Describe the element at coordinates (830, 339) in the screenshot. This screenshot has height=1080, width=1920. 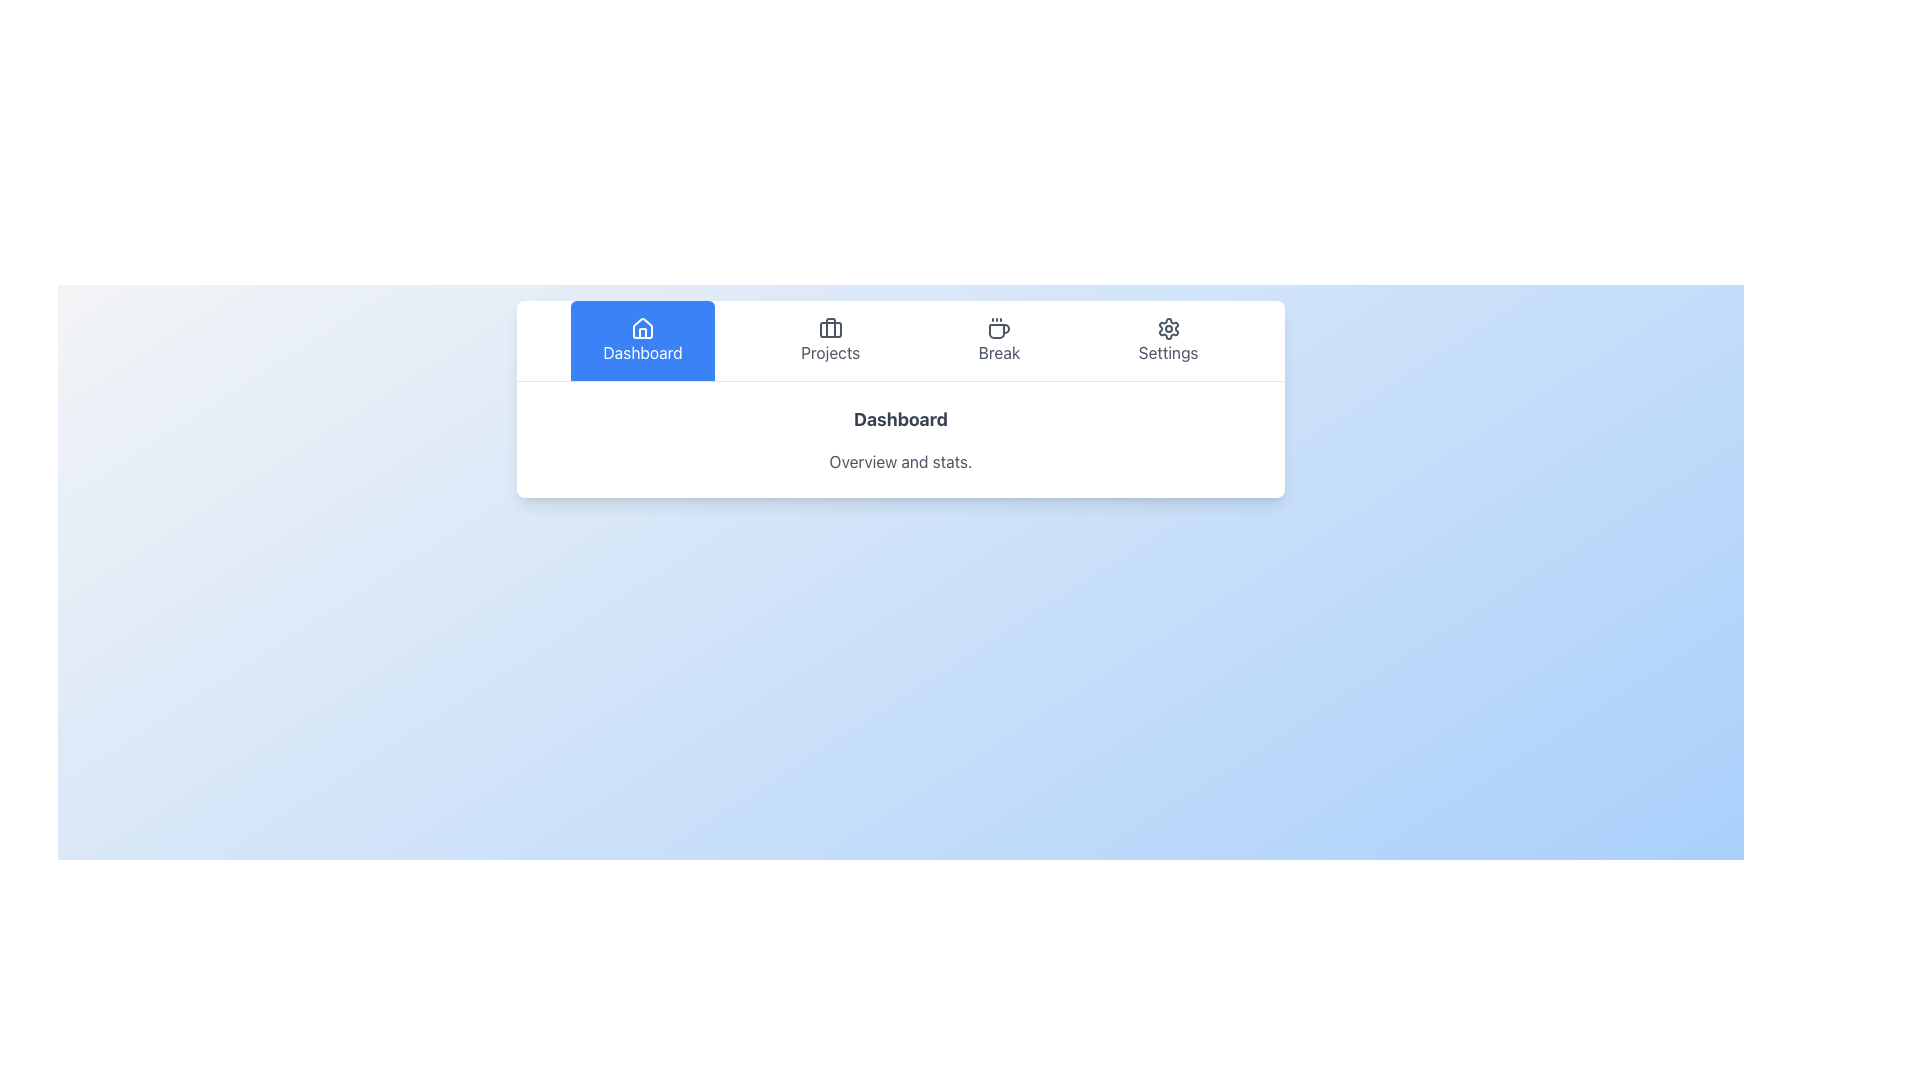
I see `the Navigation Button that leads to the 'Projects' section of the application` at that location.